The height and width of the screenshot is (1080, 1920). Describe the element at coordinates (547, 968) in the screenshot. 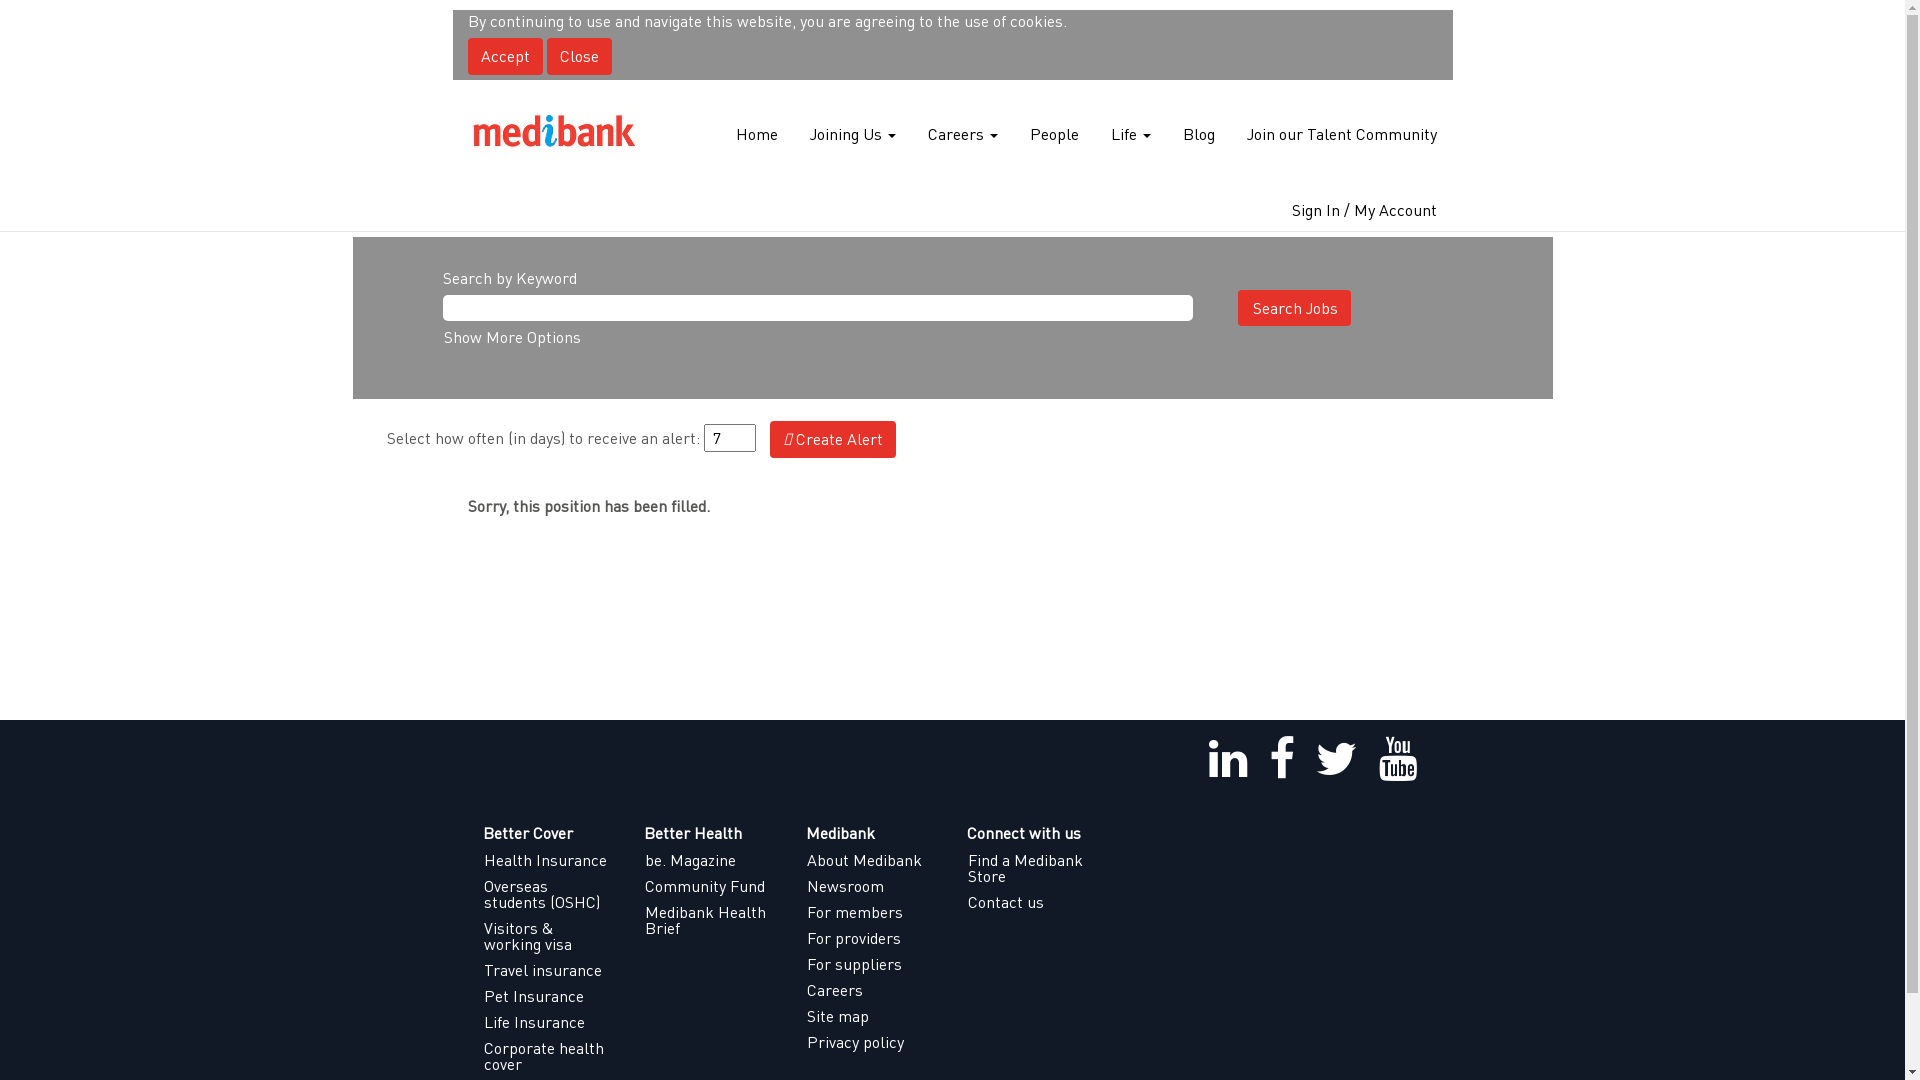

I see `'Travel insurance'` at that location.